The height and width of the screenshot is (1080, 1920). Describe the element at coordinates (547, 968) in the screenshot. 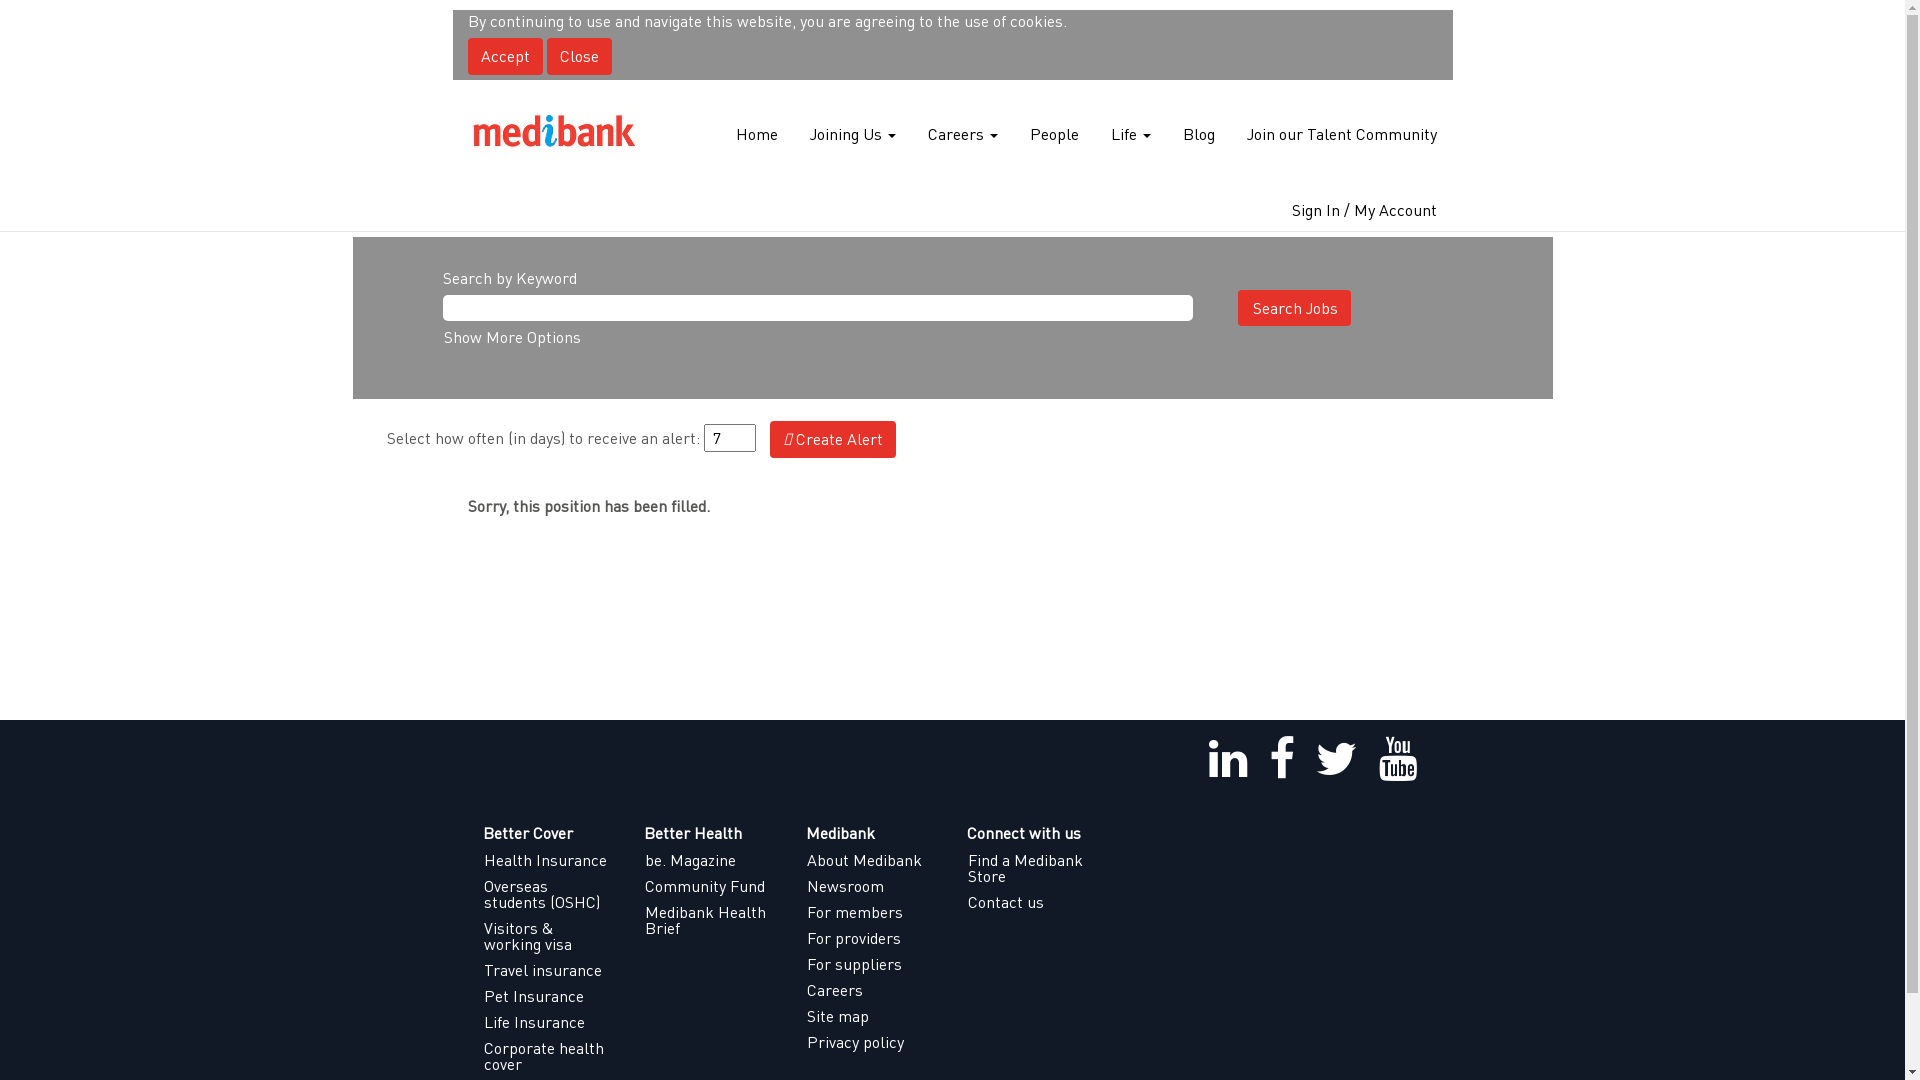

I see `'Travel insurance'` at that location.